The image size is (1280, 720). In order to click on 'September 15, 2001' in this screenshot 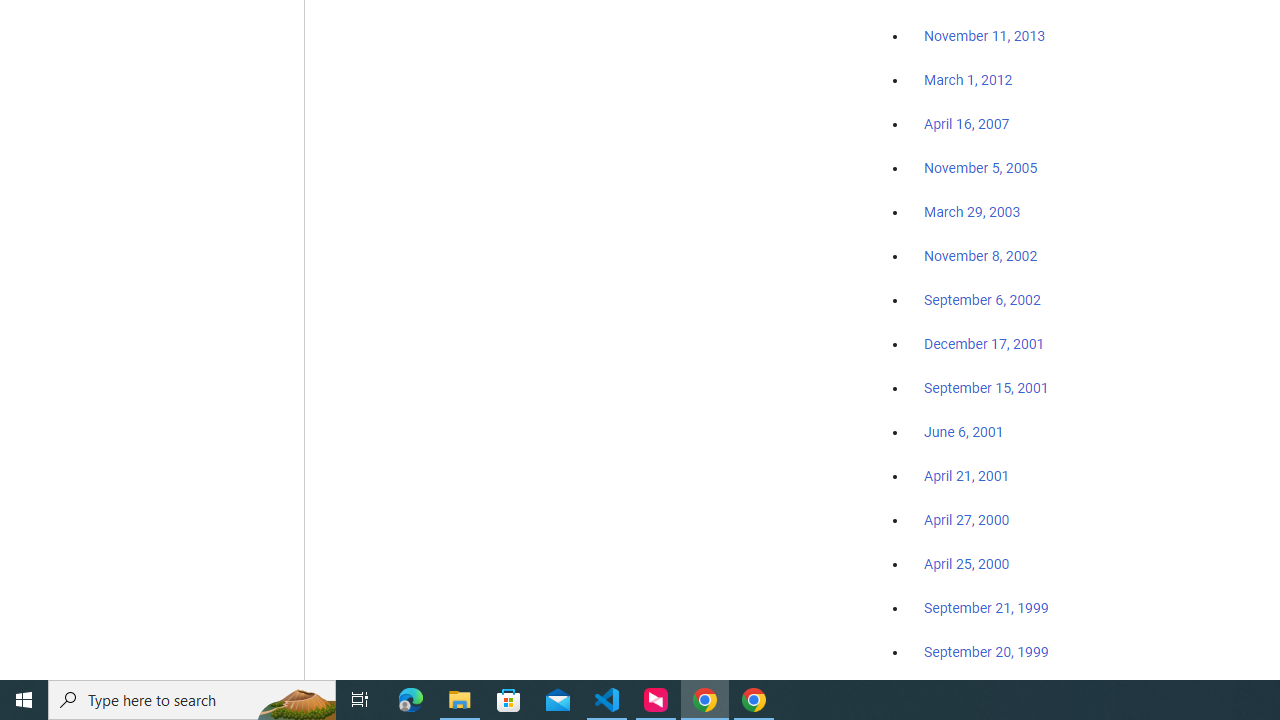, I will do `click(986, 387)`.